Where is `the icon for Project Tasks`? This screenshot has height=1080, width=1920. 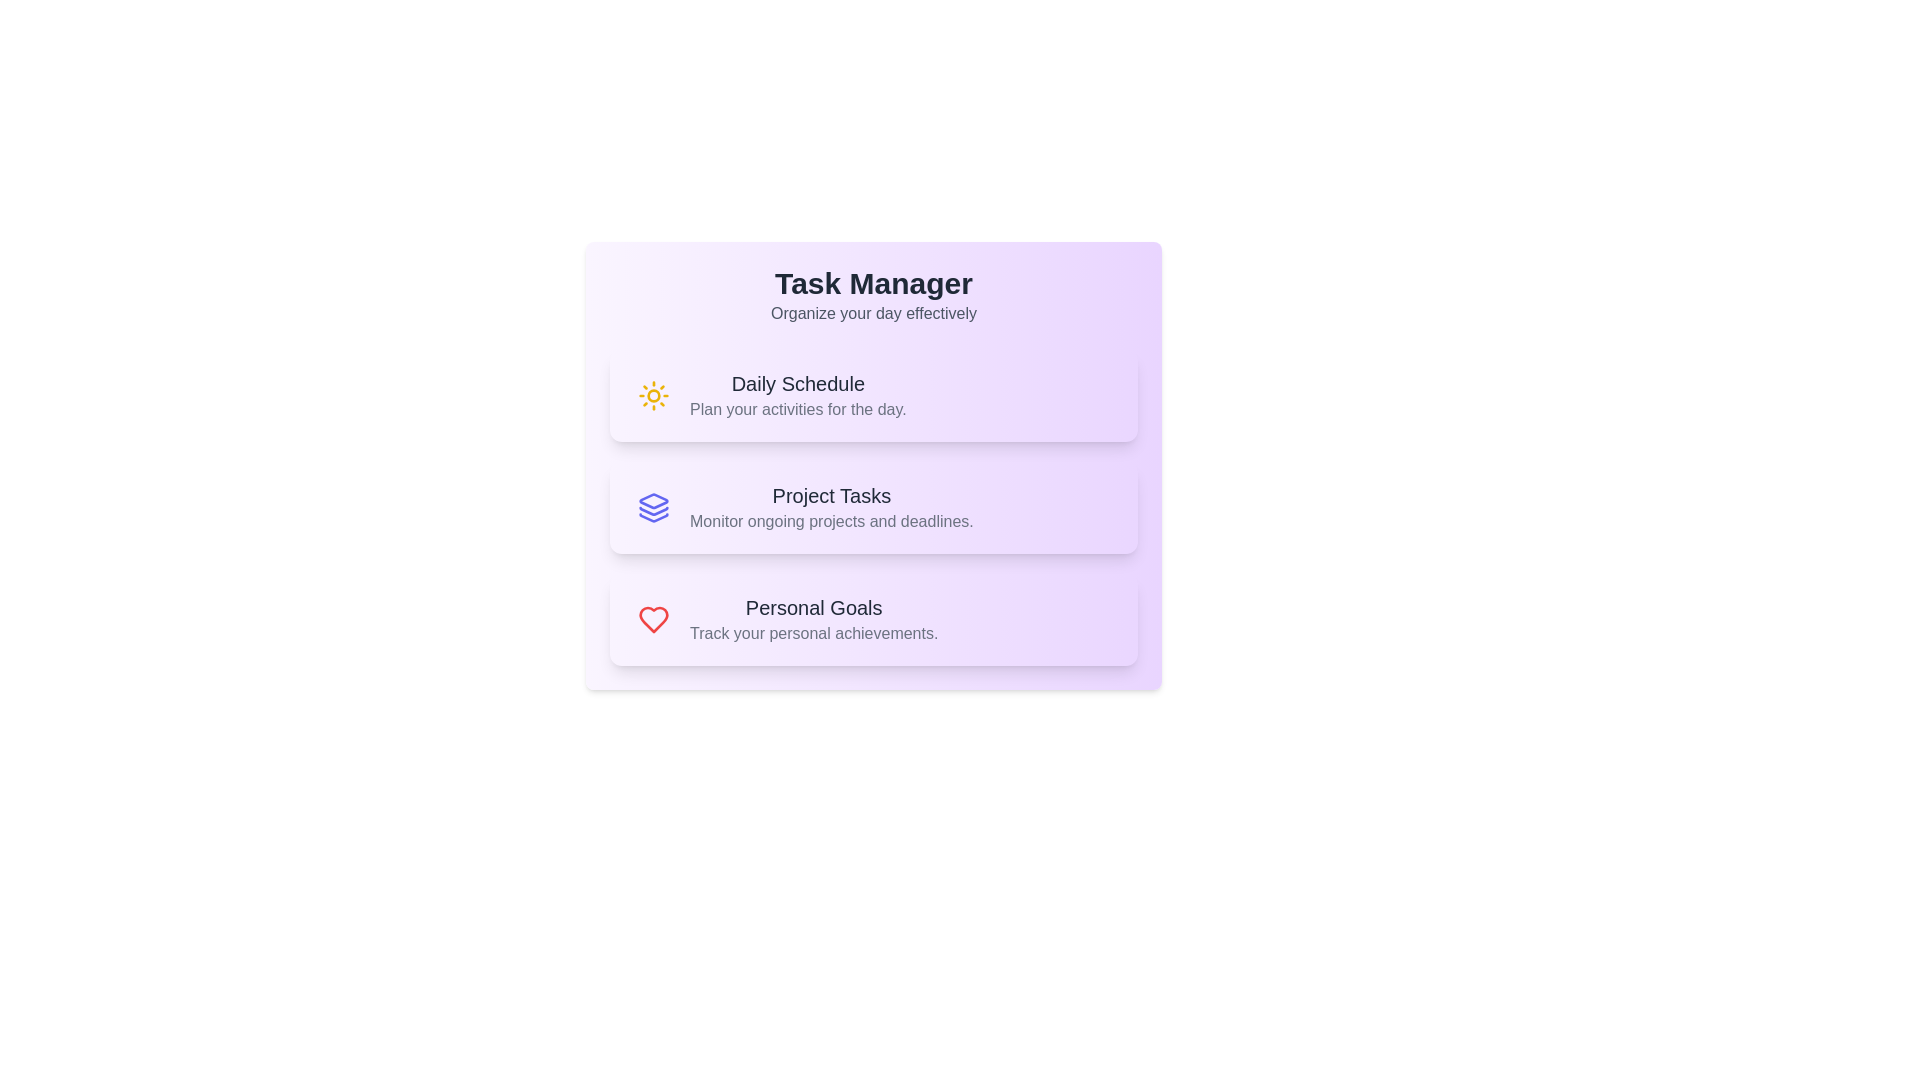
the icon for Project Tasks is located at coordinates (653, 507).